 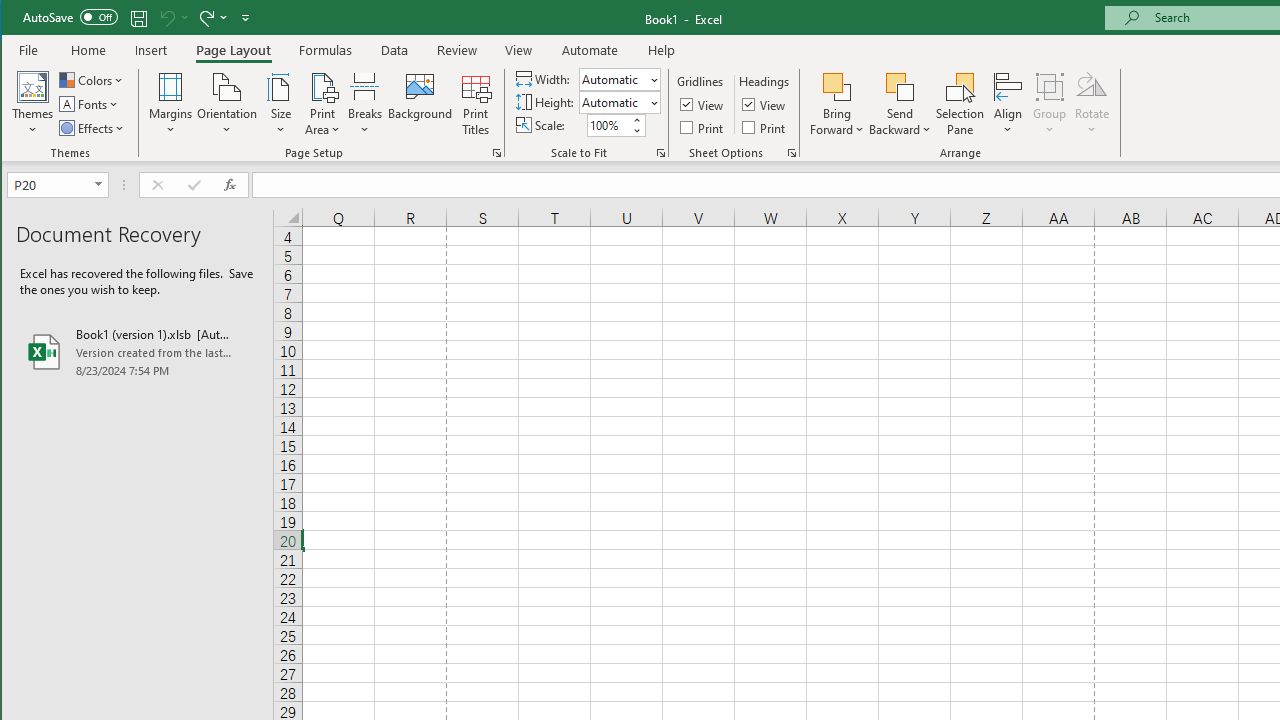 What do you see at coordinates (899, 104) in the screenshot?
I see `'Send Backward'` at bounding box center [899, 104].